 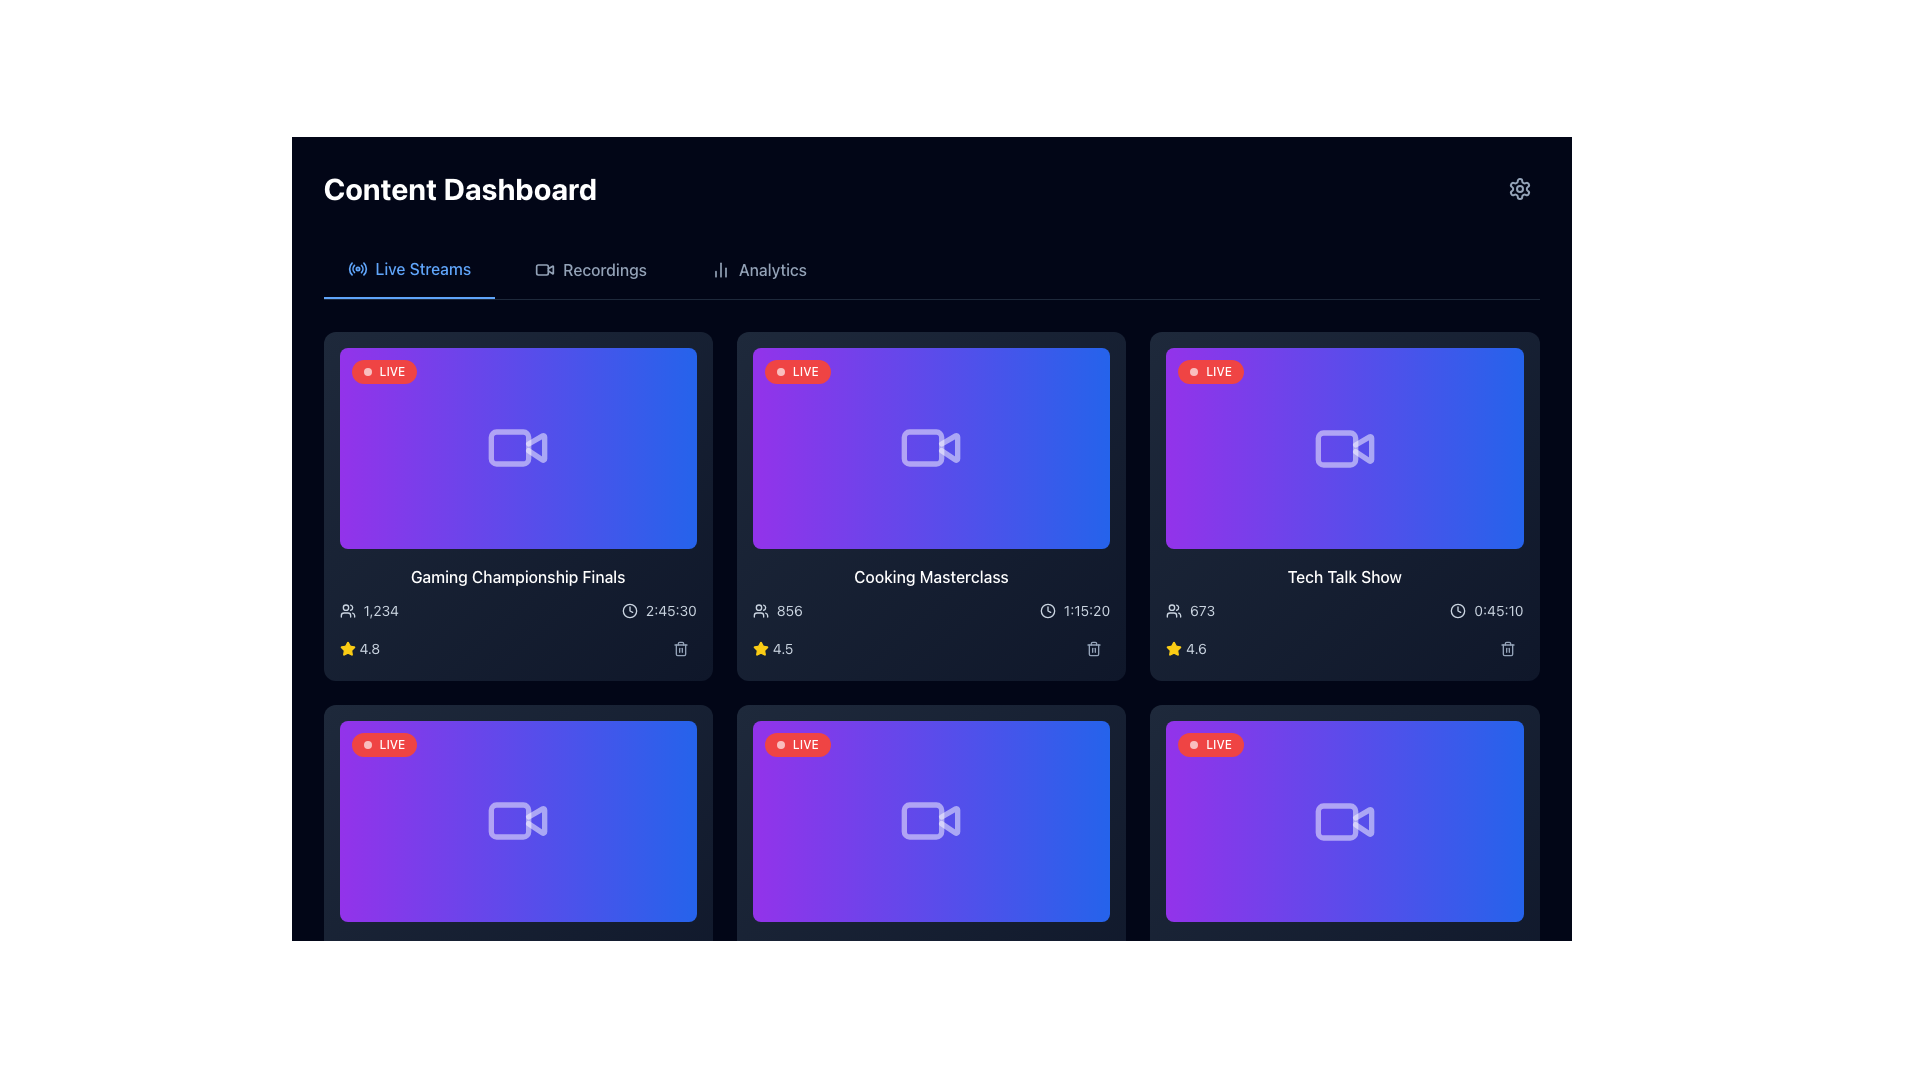 What do you see at coordinates (1362, 821) in the screenshot?
I see `the Play button, which is a triangular icon located on the right side of the video thumbnail card in the bottom row, second column of the grid layout` at bounding box center [1362, 821].